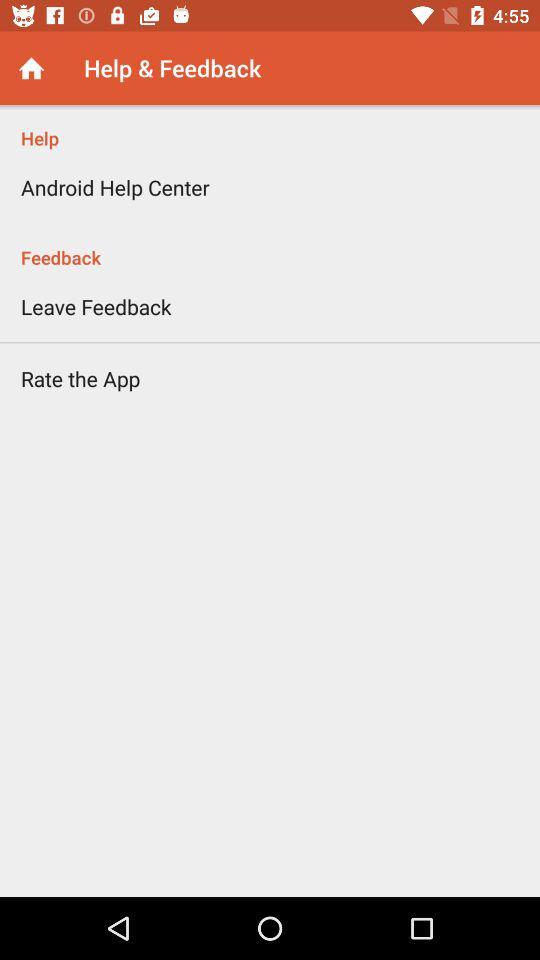 The image size is (540, 960). What do you see at coordinates (95, 306) in the screenshot?
I see `the item above rate the app icon` at bounding box center [95, 306].